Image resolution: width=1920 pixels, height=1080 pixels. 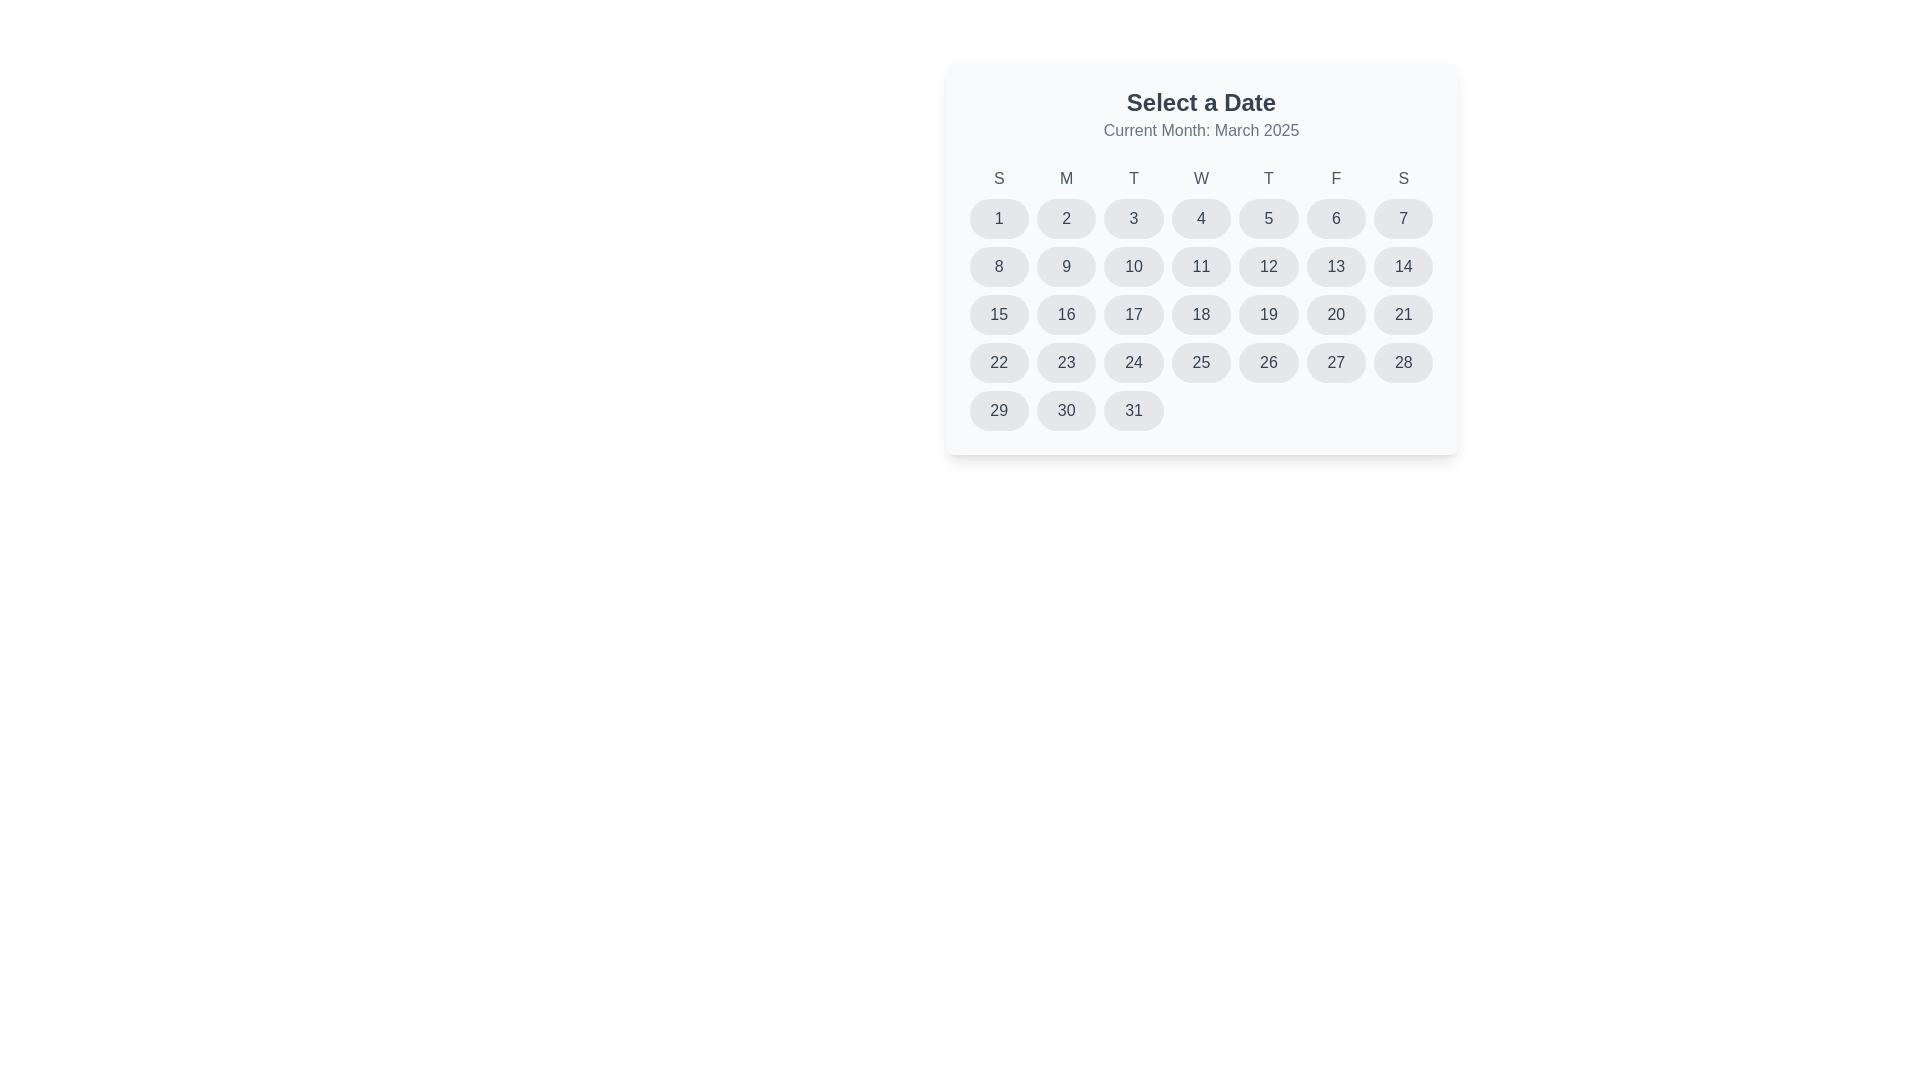 I want to click on the static text element displaying the capital letter 'T' for Tuesday in the calendar header, so click(x=1134, y=177).